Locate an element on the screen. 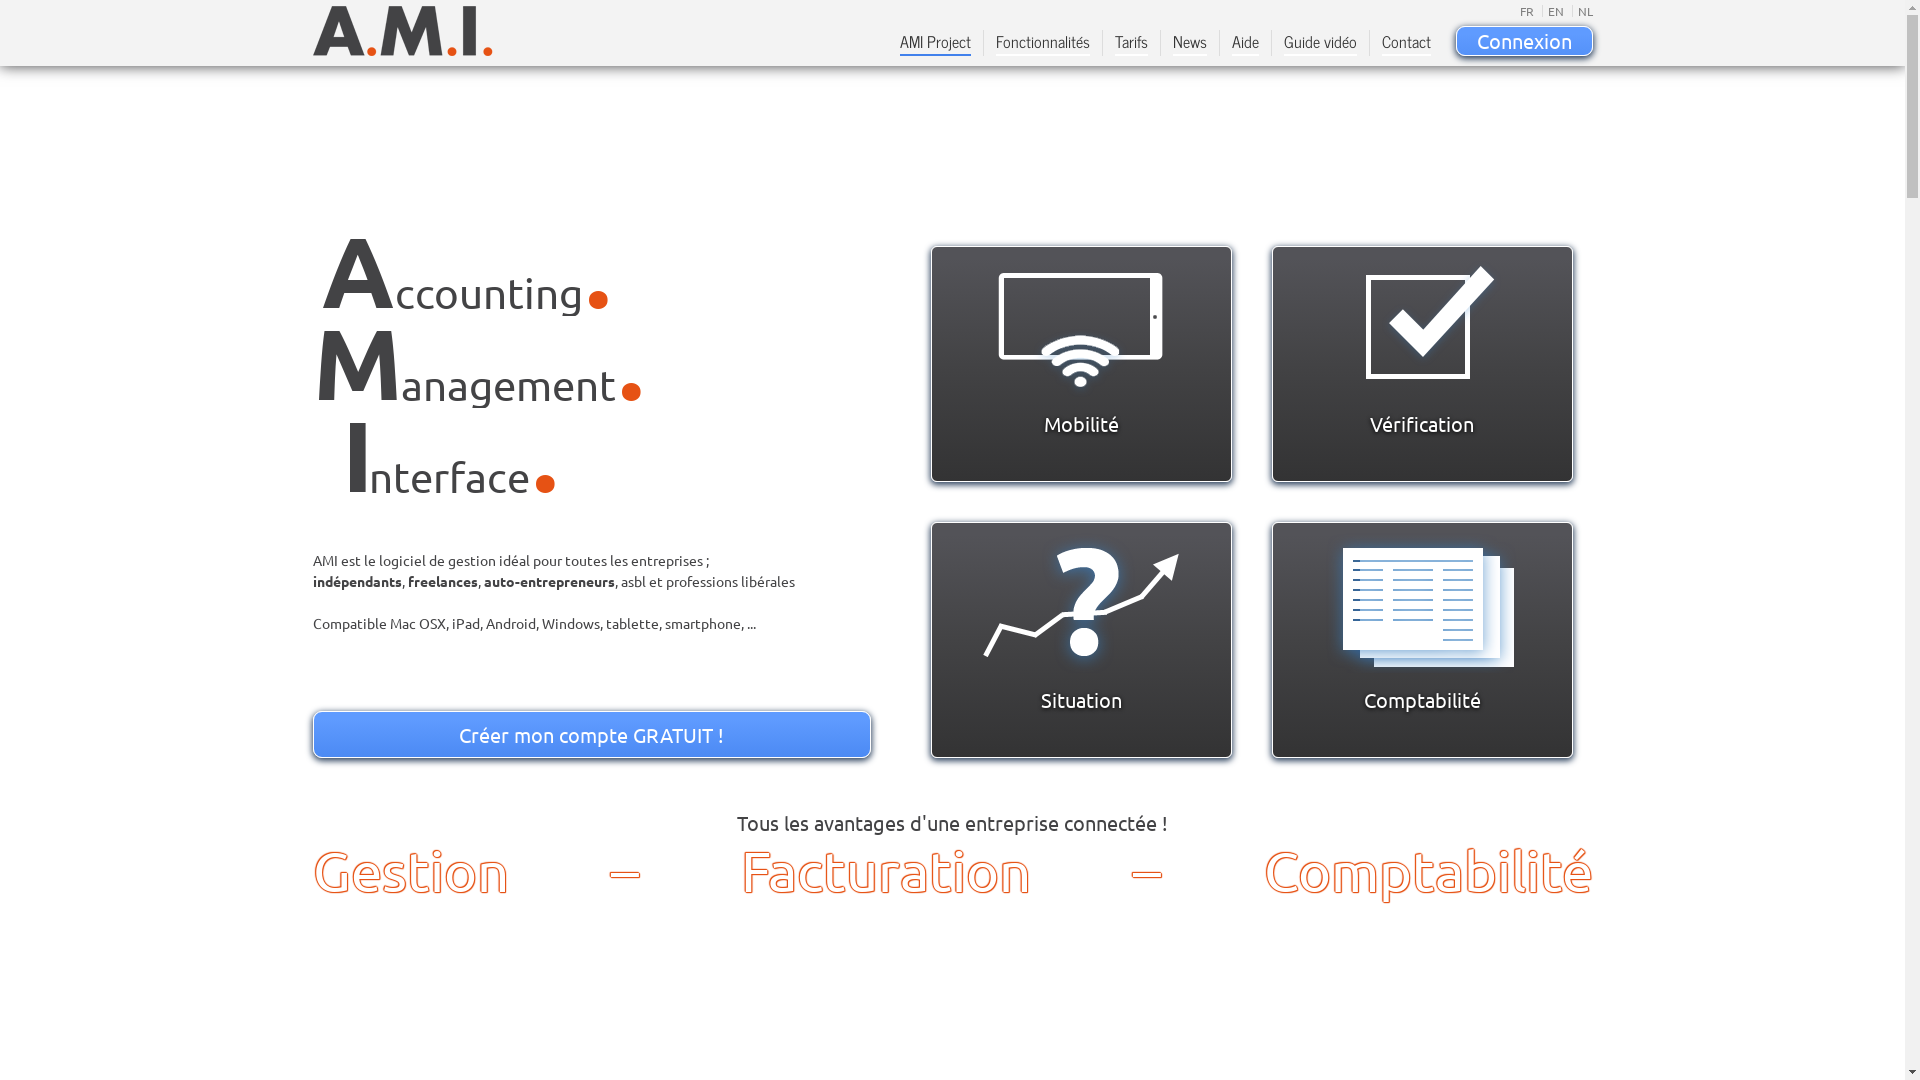 The height and width of the screenshot is (1080, 1920). 'Tarifs' is located at coordinates (1112, 44).